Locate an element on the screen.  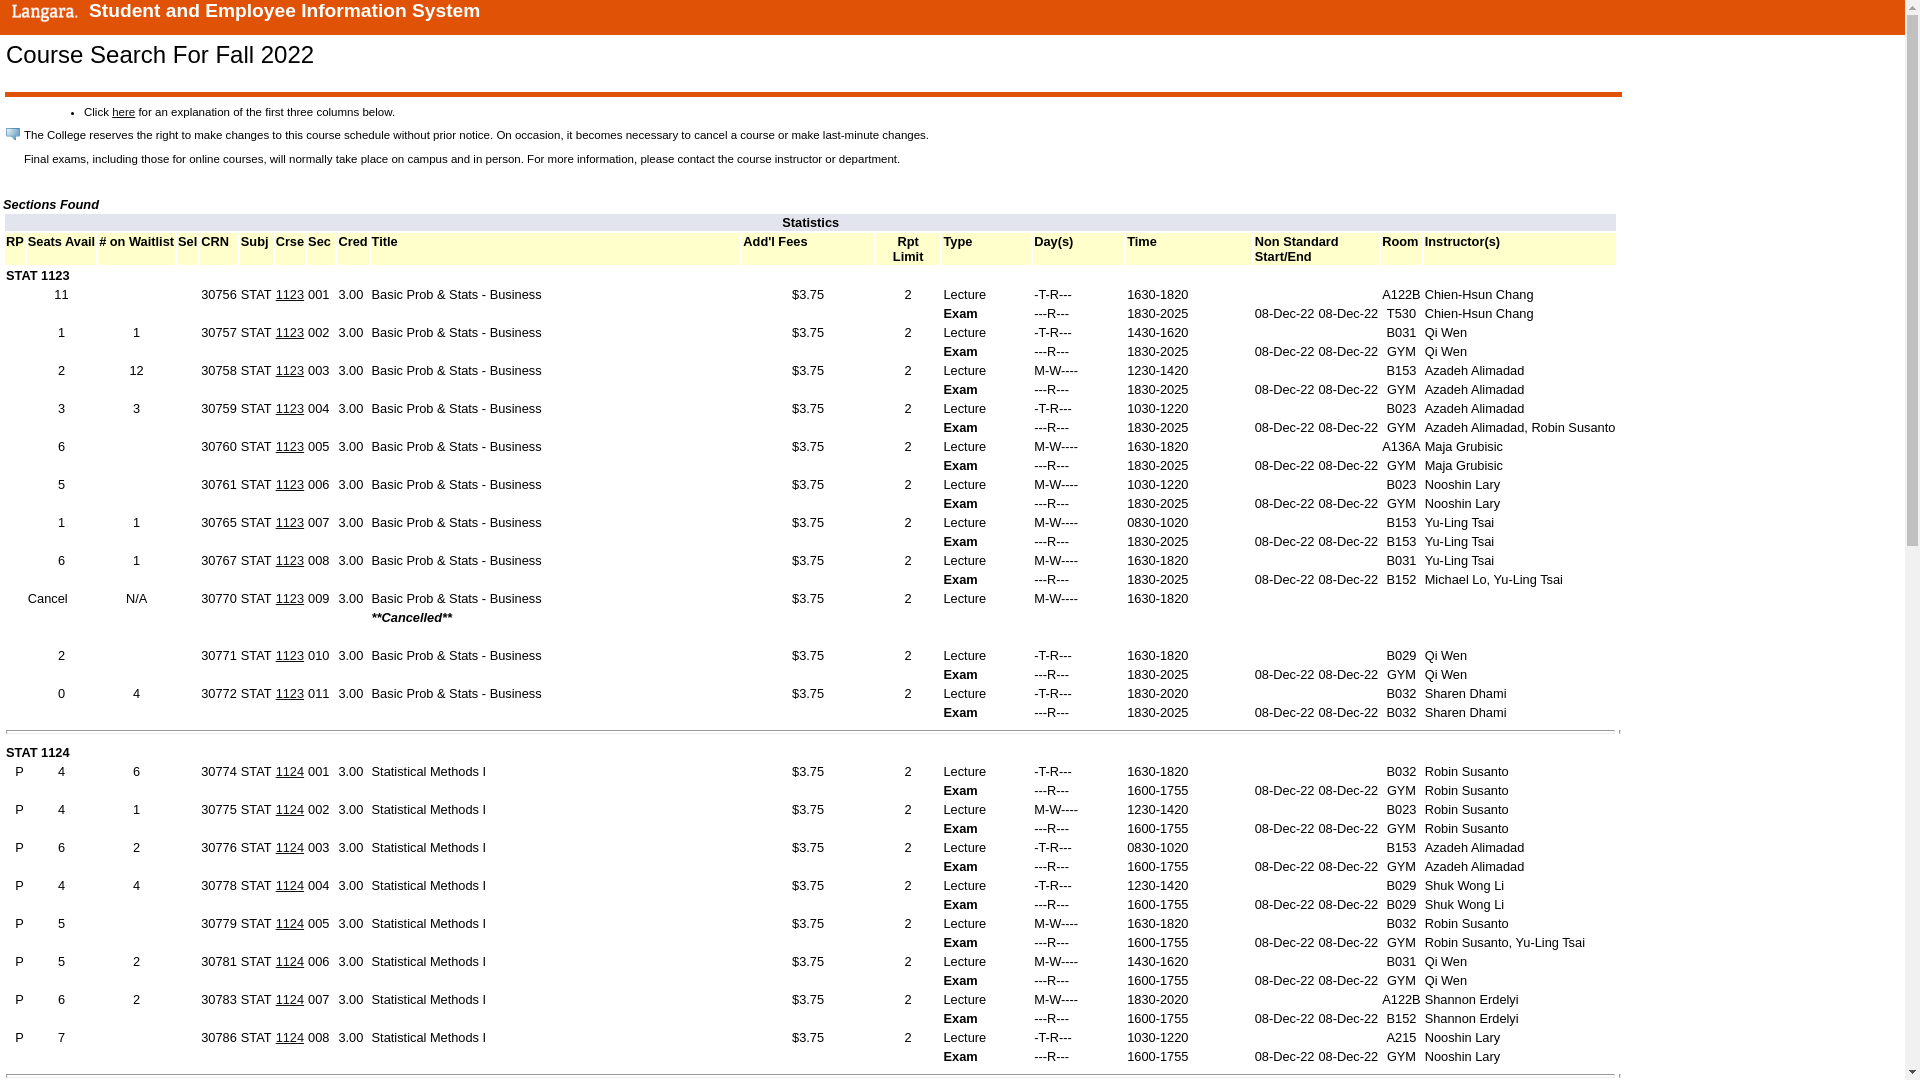
'1124' is located at coordinates (288, 770).